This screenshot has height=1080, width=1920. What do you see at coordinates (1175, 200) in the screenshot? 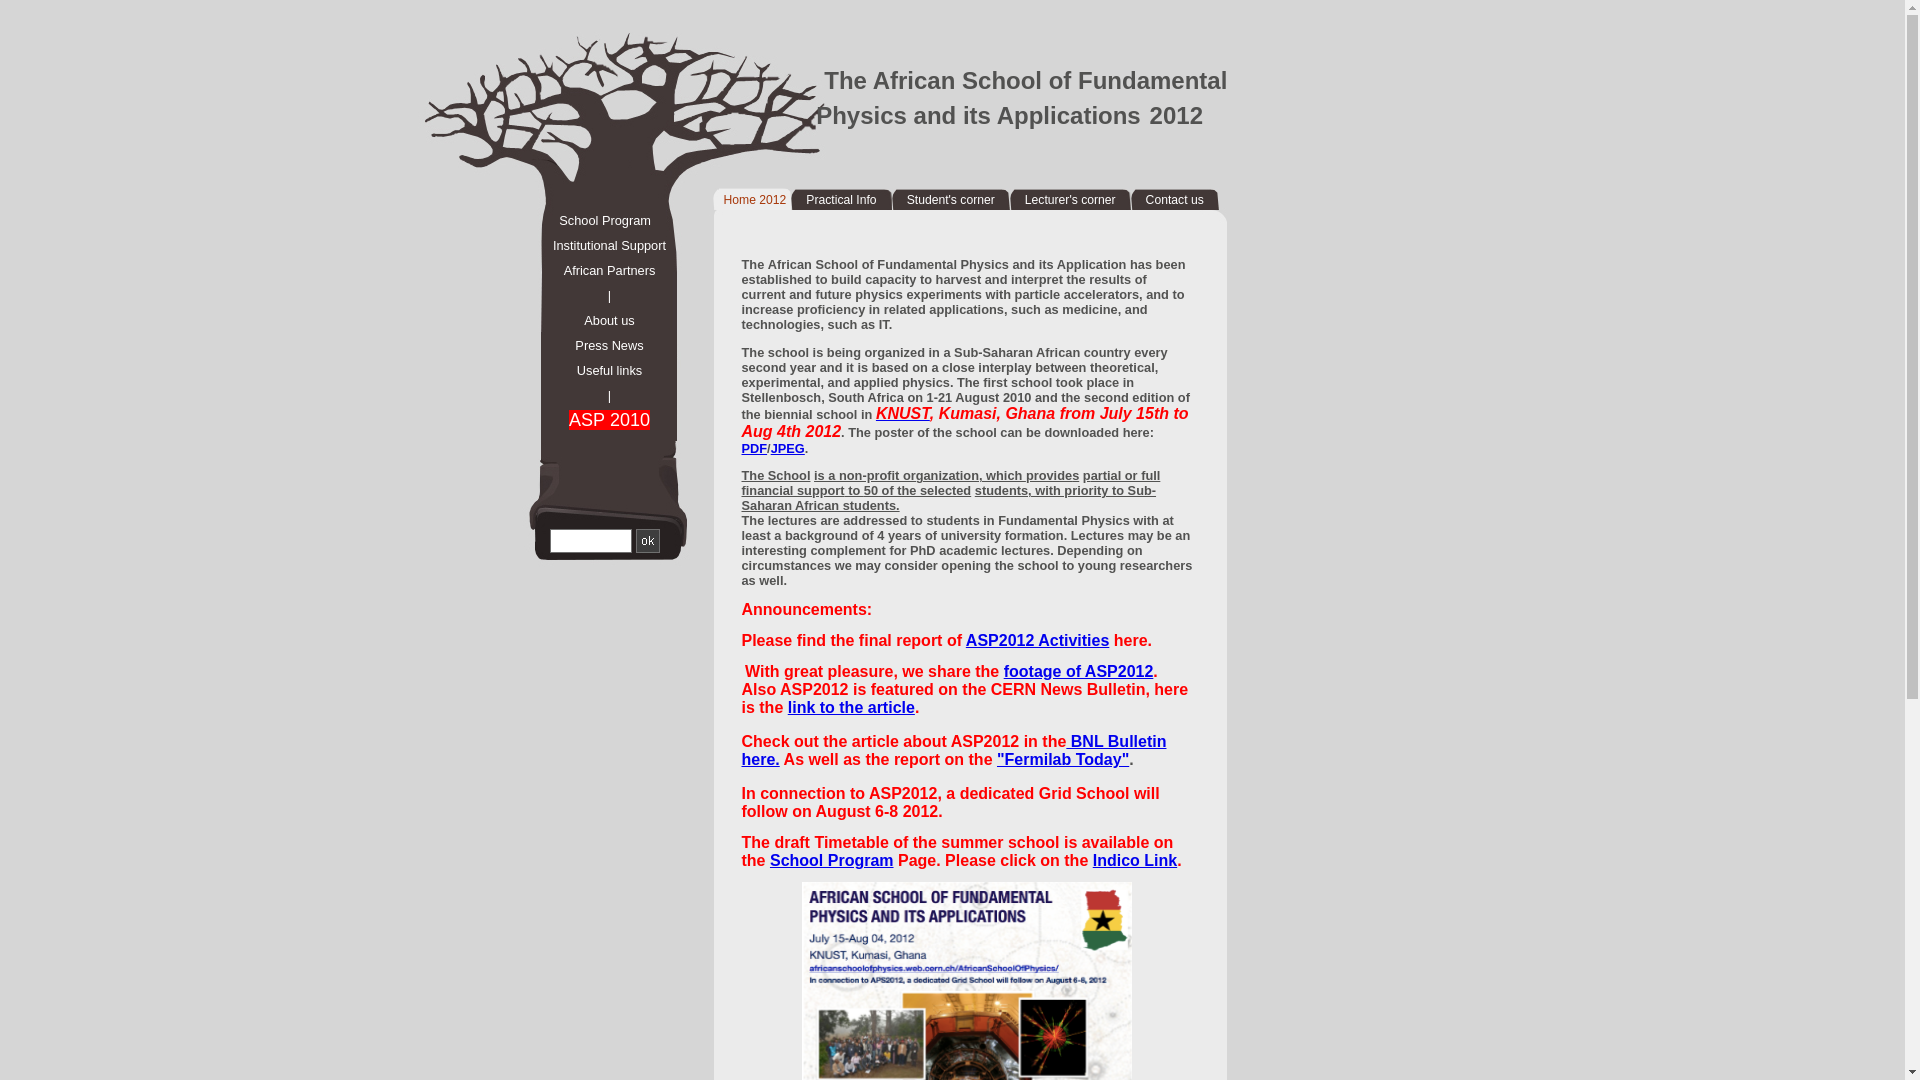
I see `'Contact us'` at bounding box center [1175, 200].